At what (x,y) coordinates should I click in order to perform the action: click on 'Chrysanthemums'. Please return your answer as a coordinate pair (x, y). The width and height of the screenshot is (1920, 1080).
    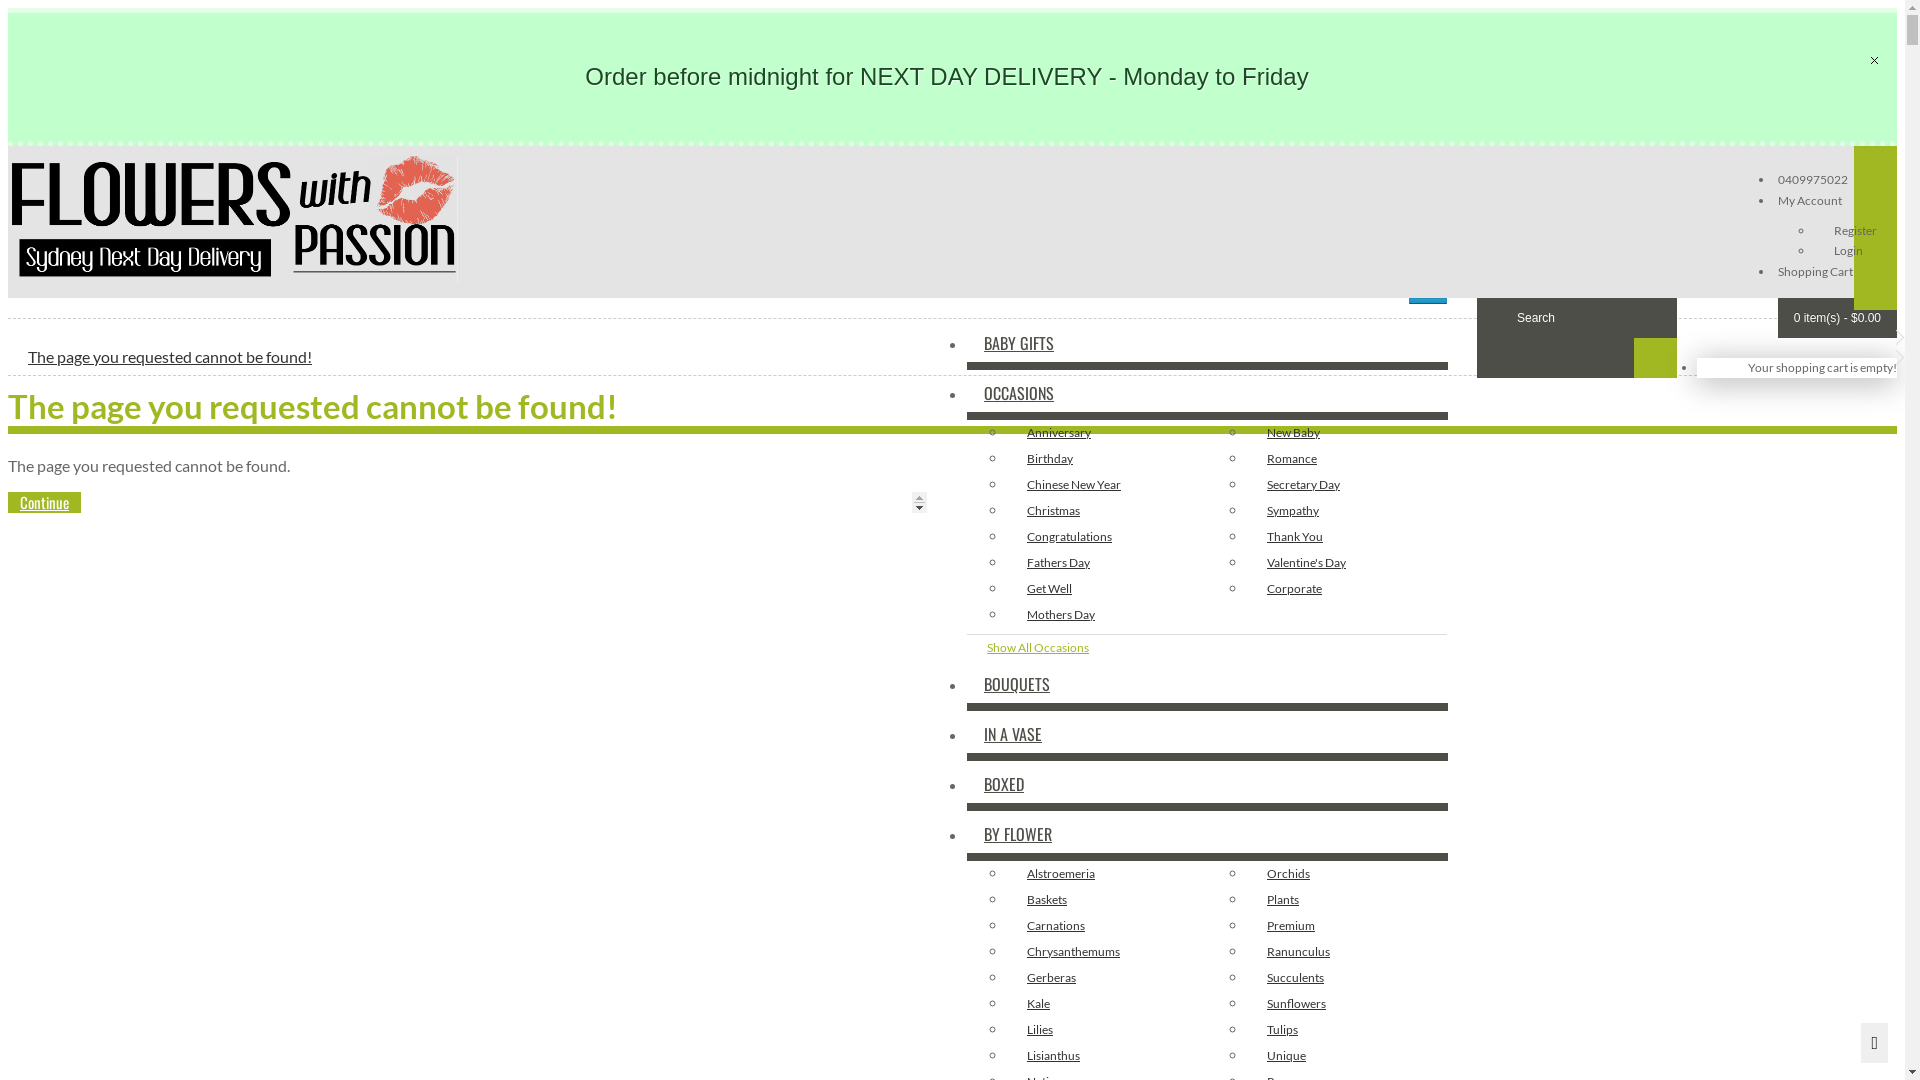
    Looking at the image, I should click on (1106, 950).